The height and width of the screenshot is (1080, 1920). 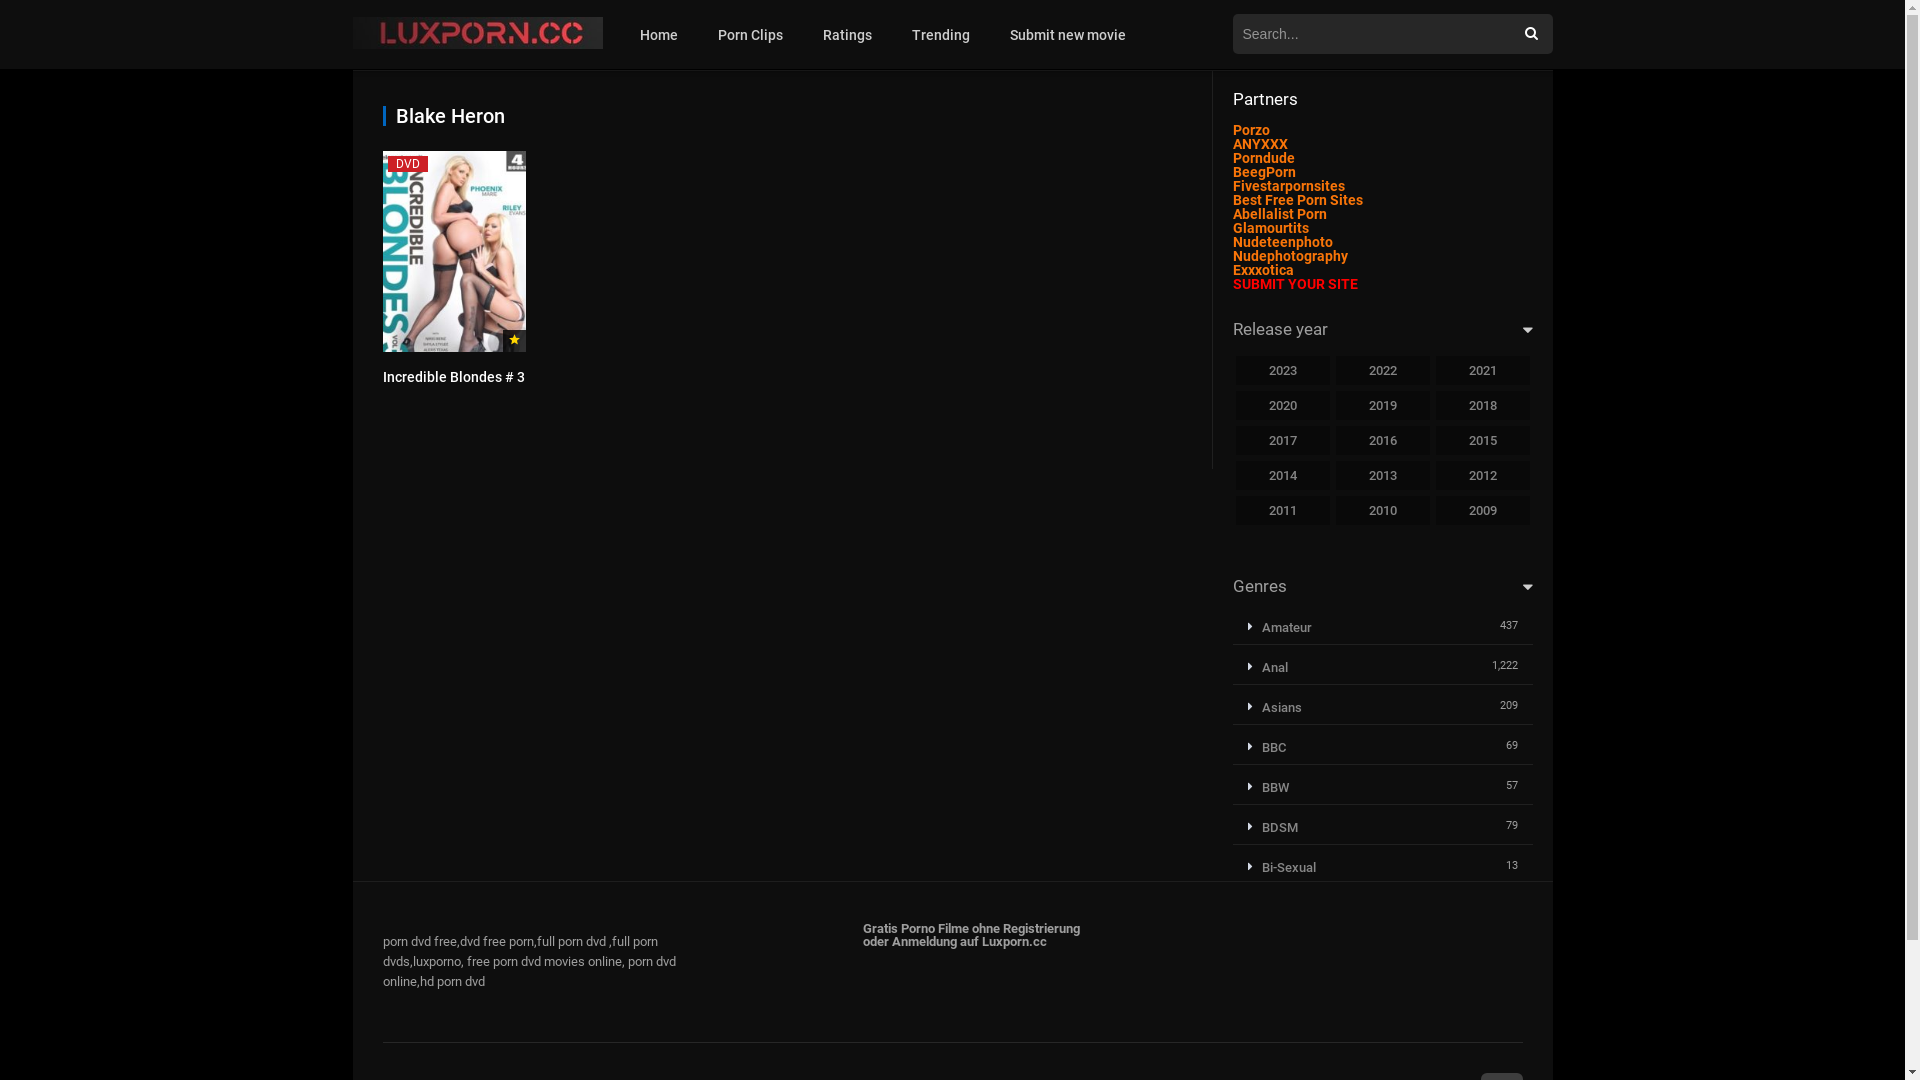 I want to click on 'Exxxotica', so click(x=1261, y=270).